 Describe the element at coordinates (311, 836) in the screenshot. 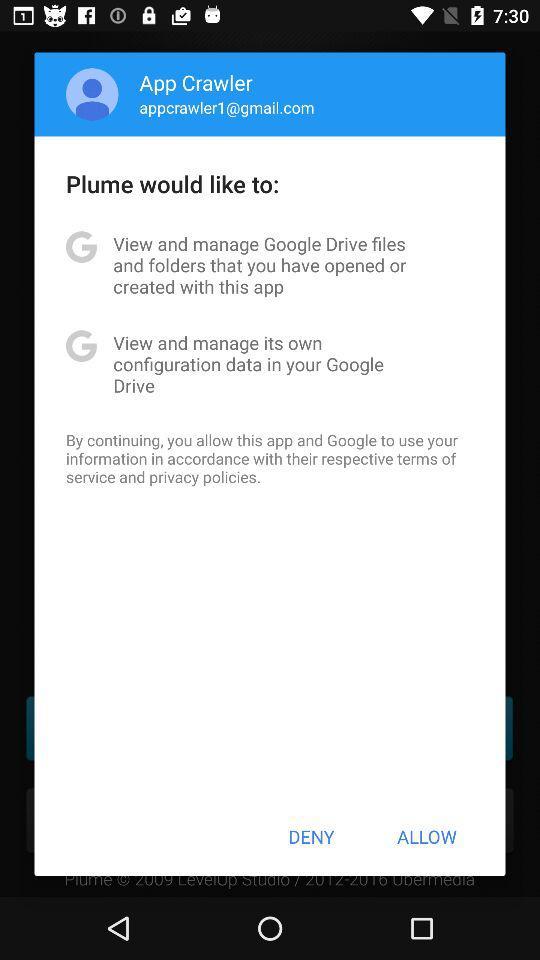

I see `the deny icon` at that location.